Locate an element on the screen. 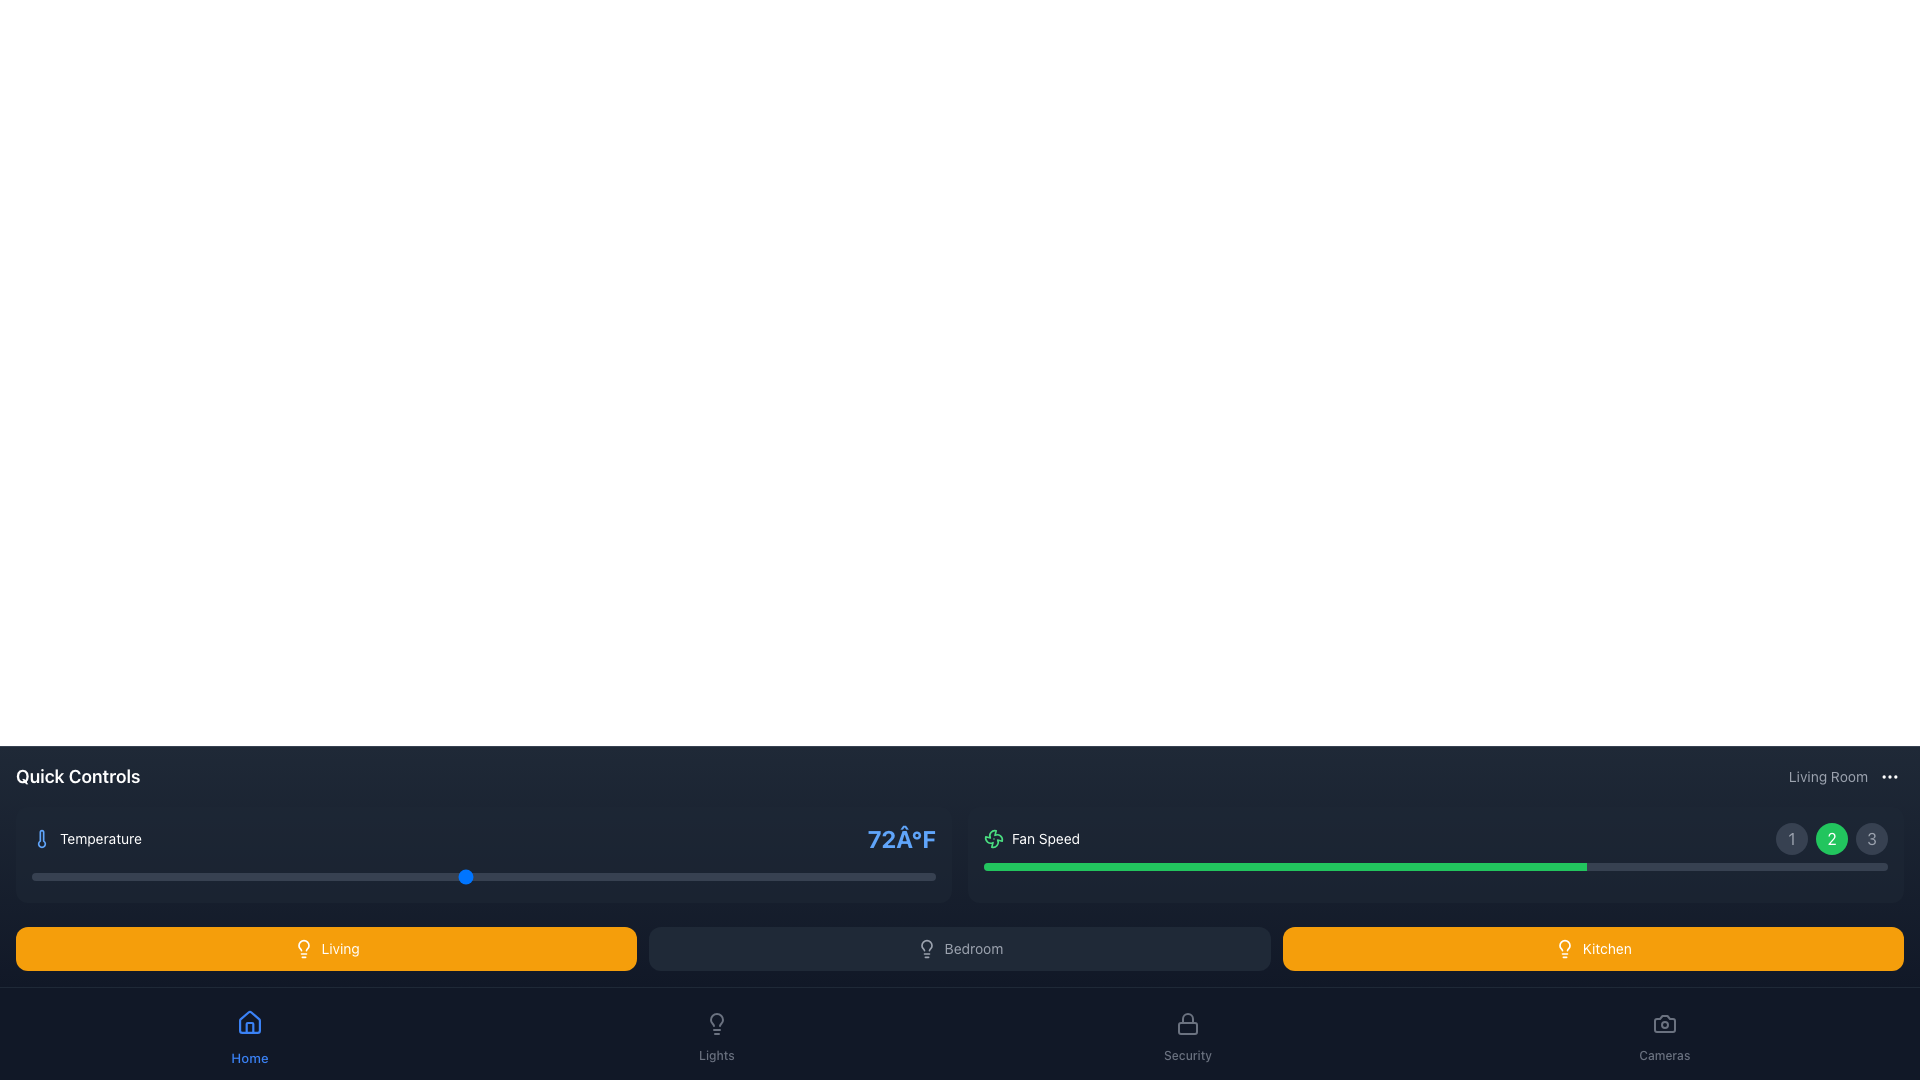  the Ellipsis menu icon located in the top-right corner of the 'Living Room' section to trigger hover effects is located at coordinates (1889, 775).